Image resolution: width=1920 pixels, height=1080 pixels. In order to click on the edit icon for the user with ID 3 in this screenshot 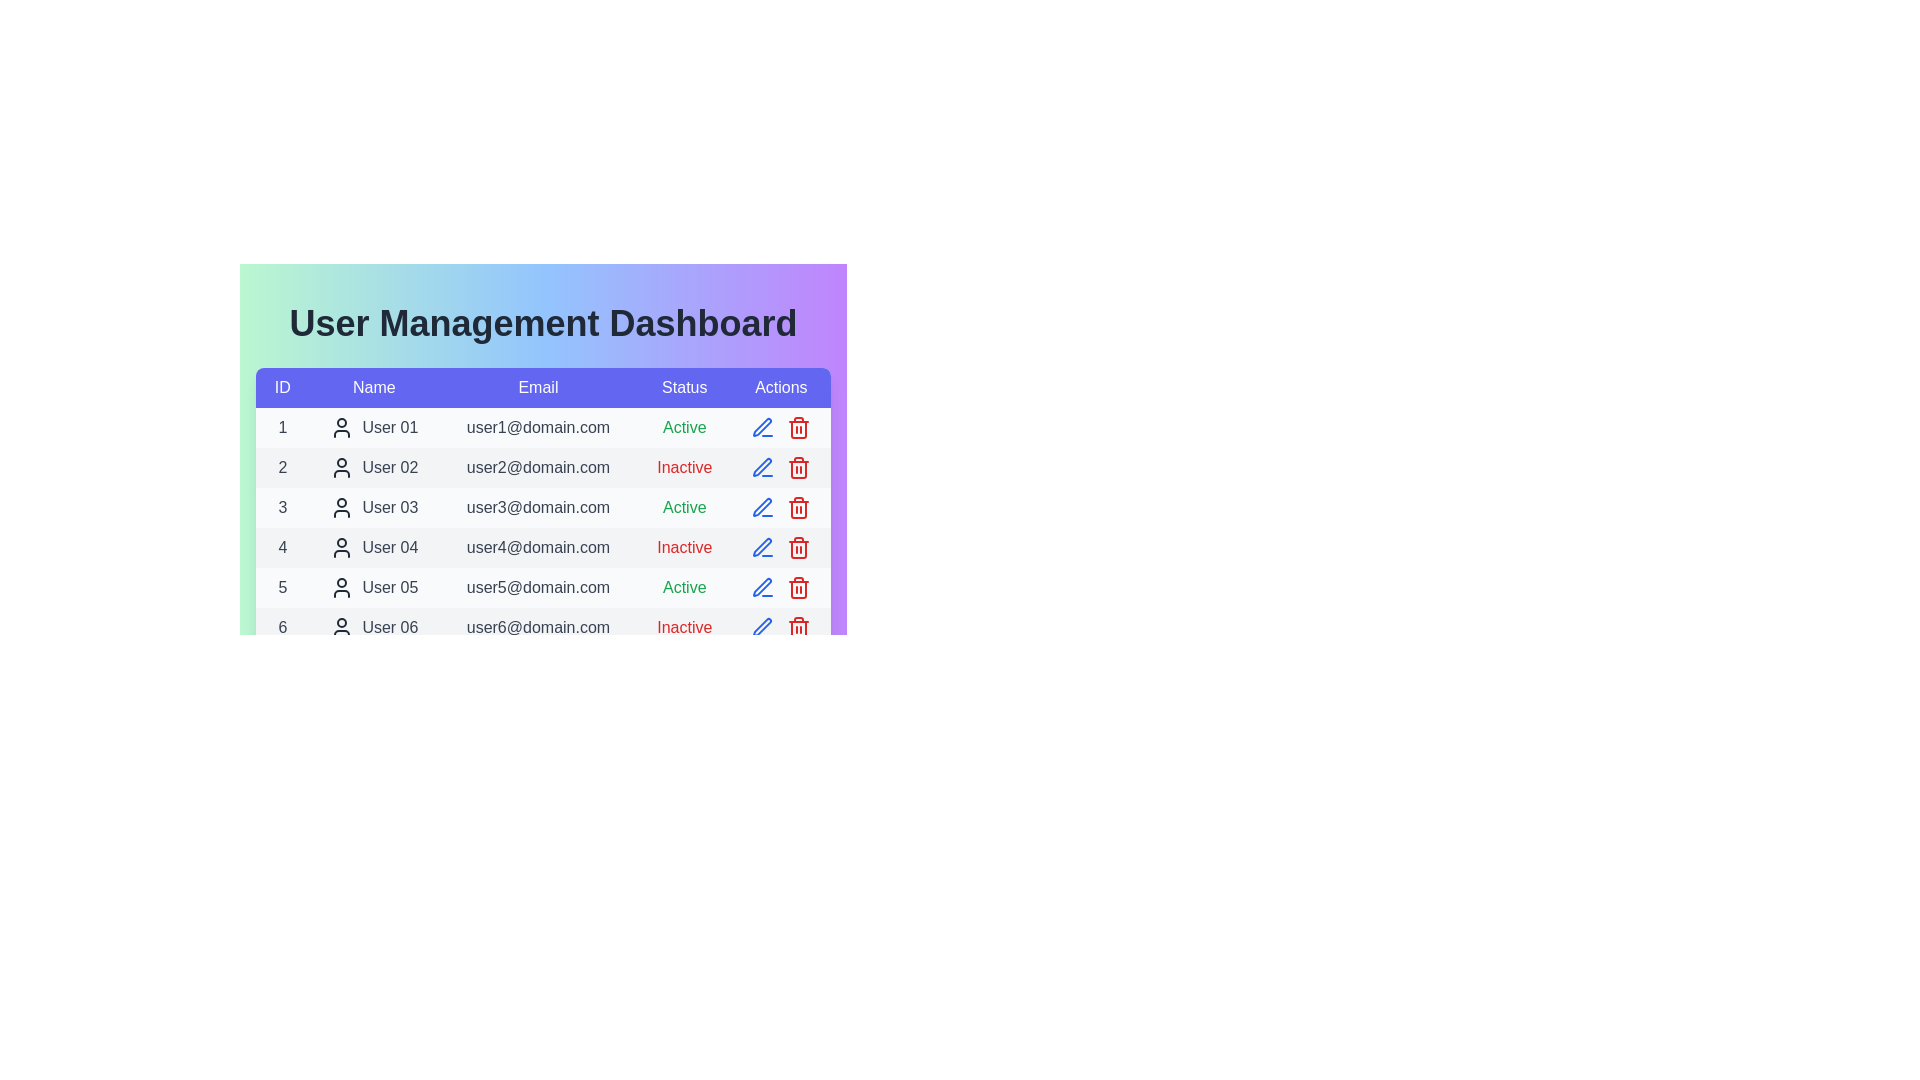, I will do `click(762, 507)`.